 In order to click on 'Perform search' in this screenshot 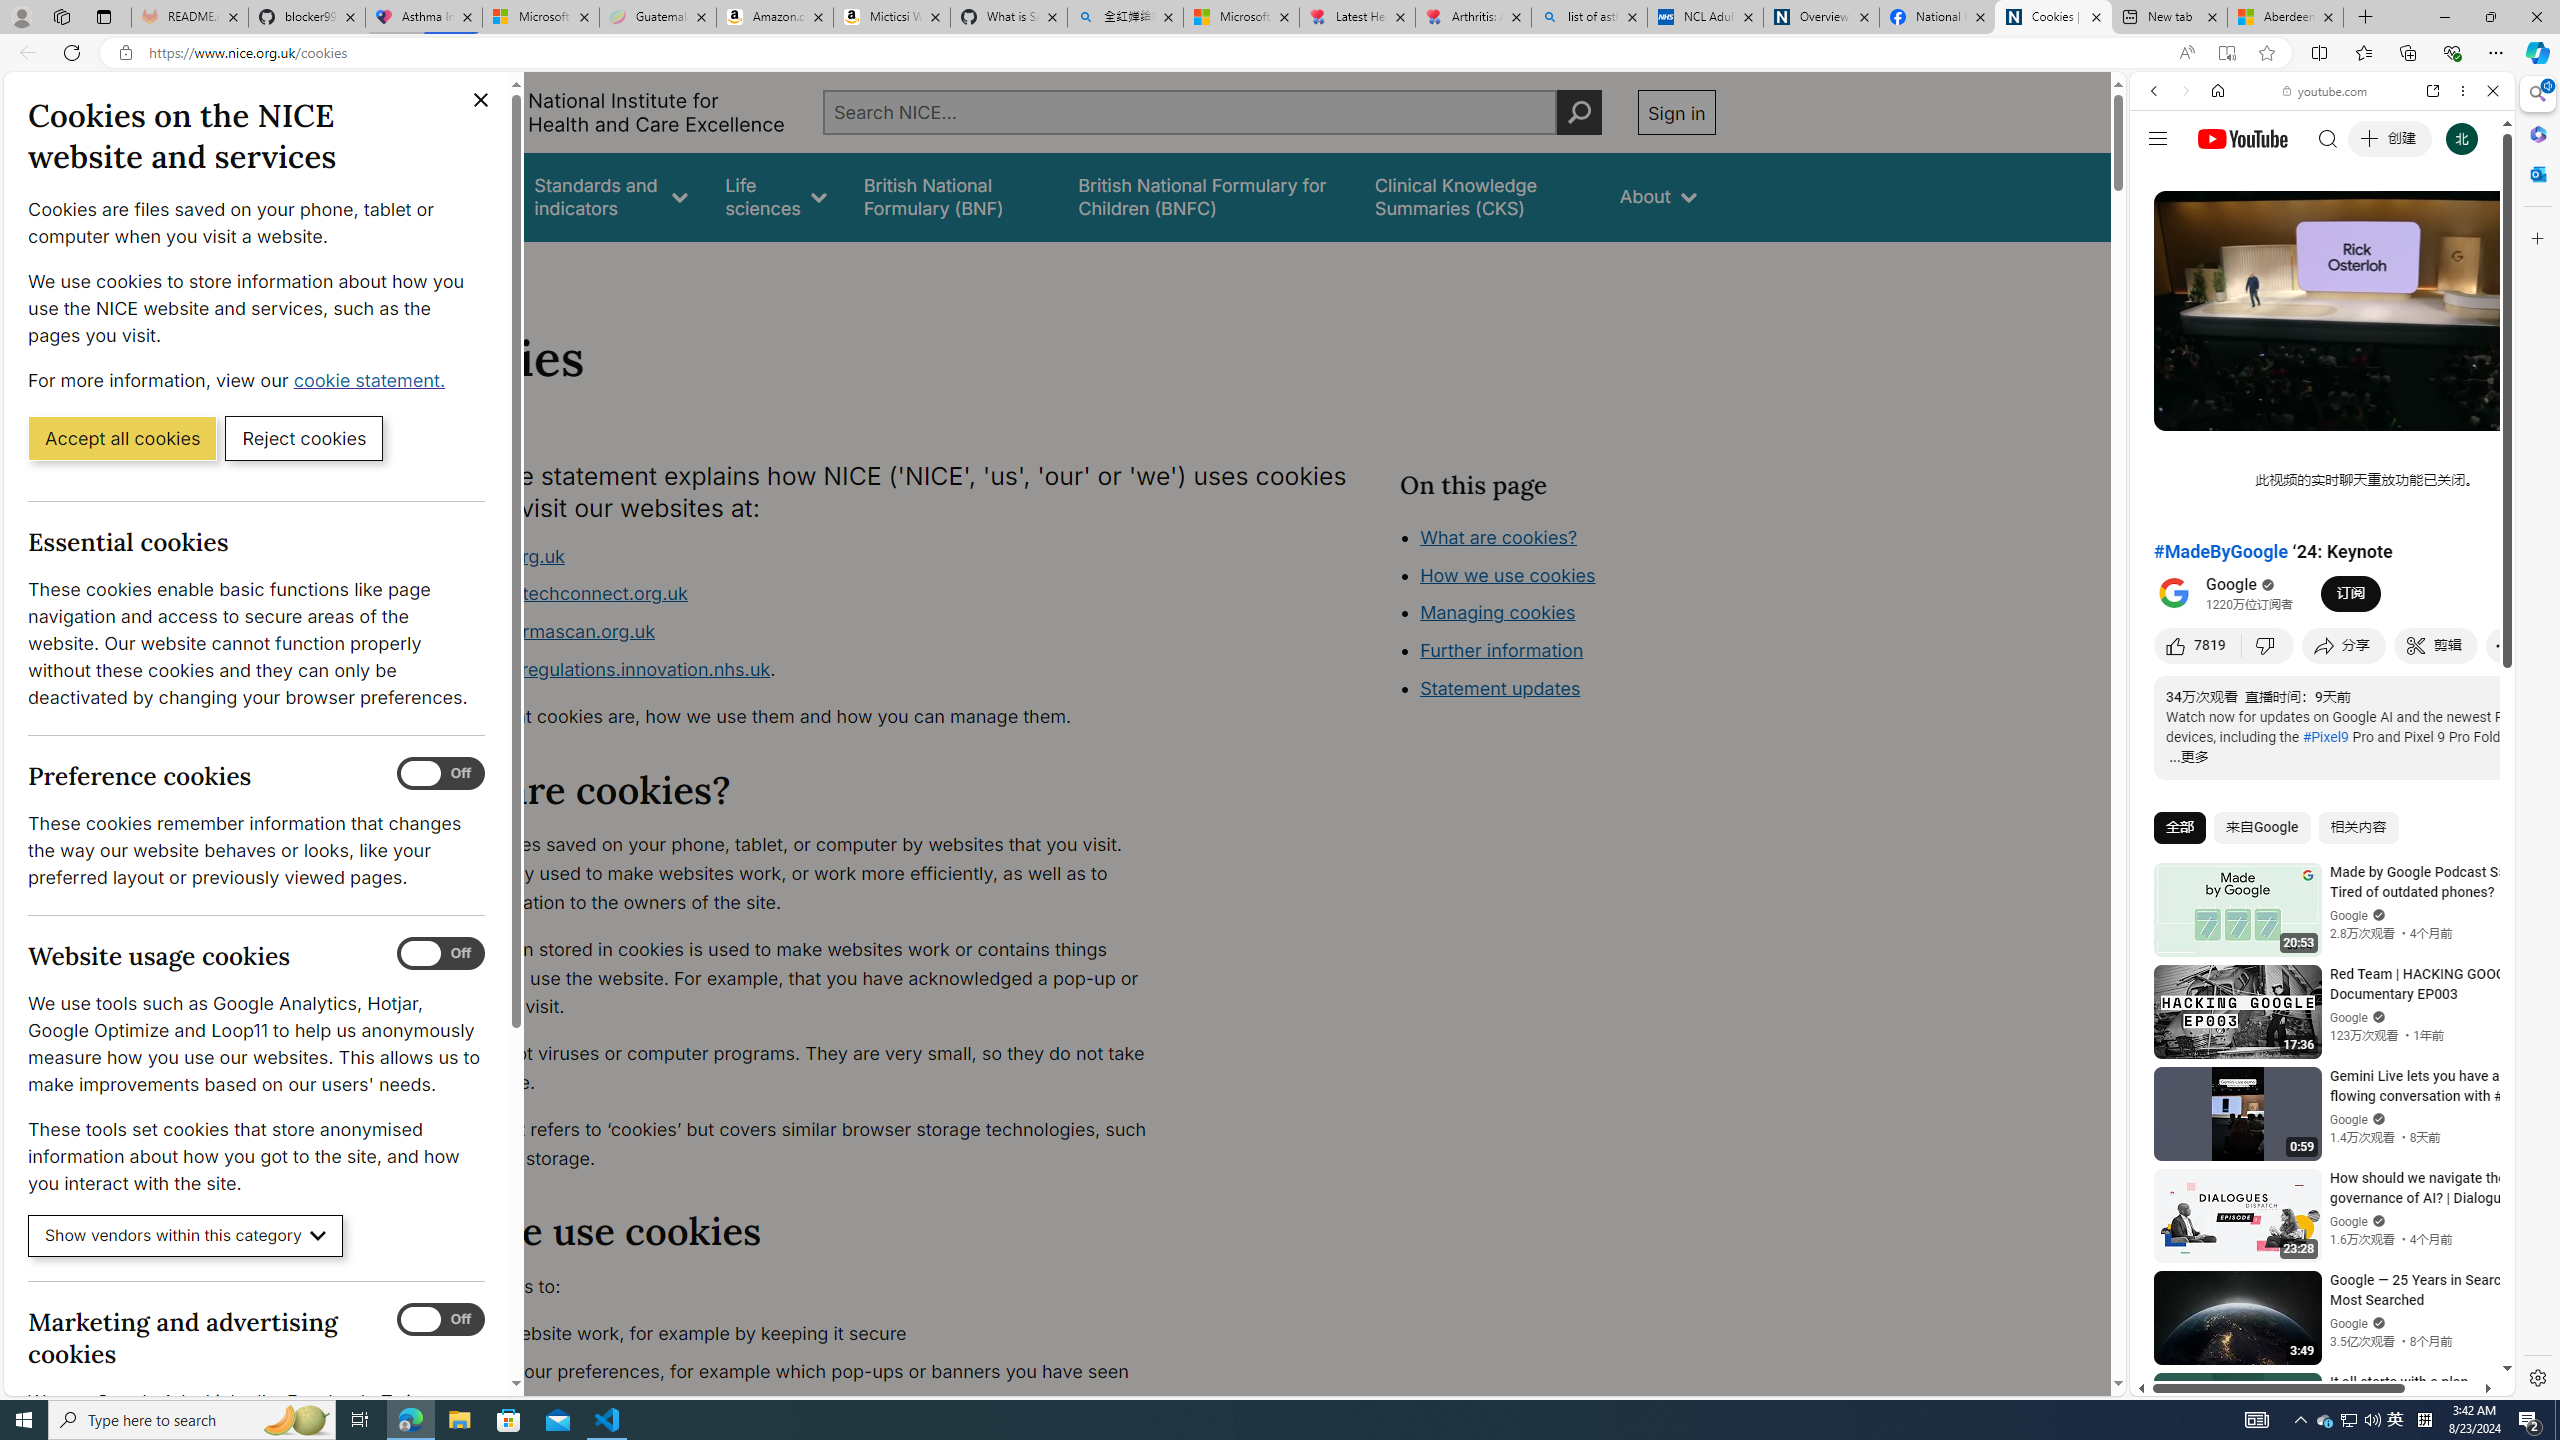, I will do `click(1578, 111)`.